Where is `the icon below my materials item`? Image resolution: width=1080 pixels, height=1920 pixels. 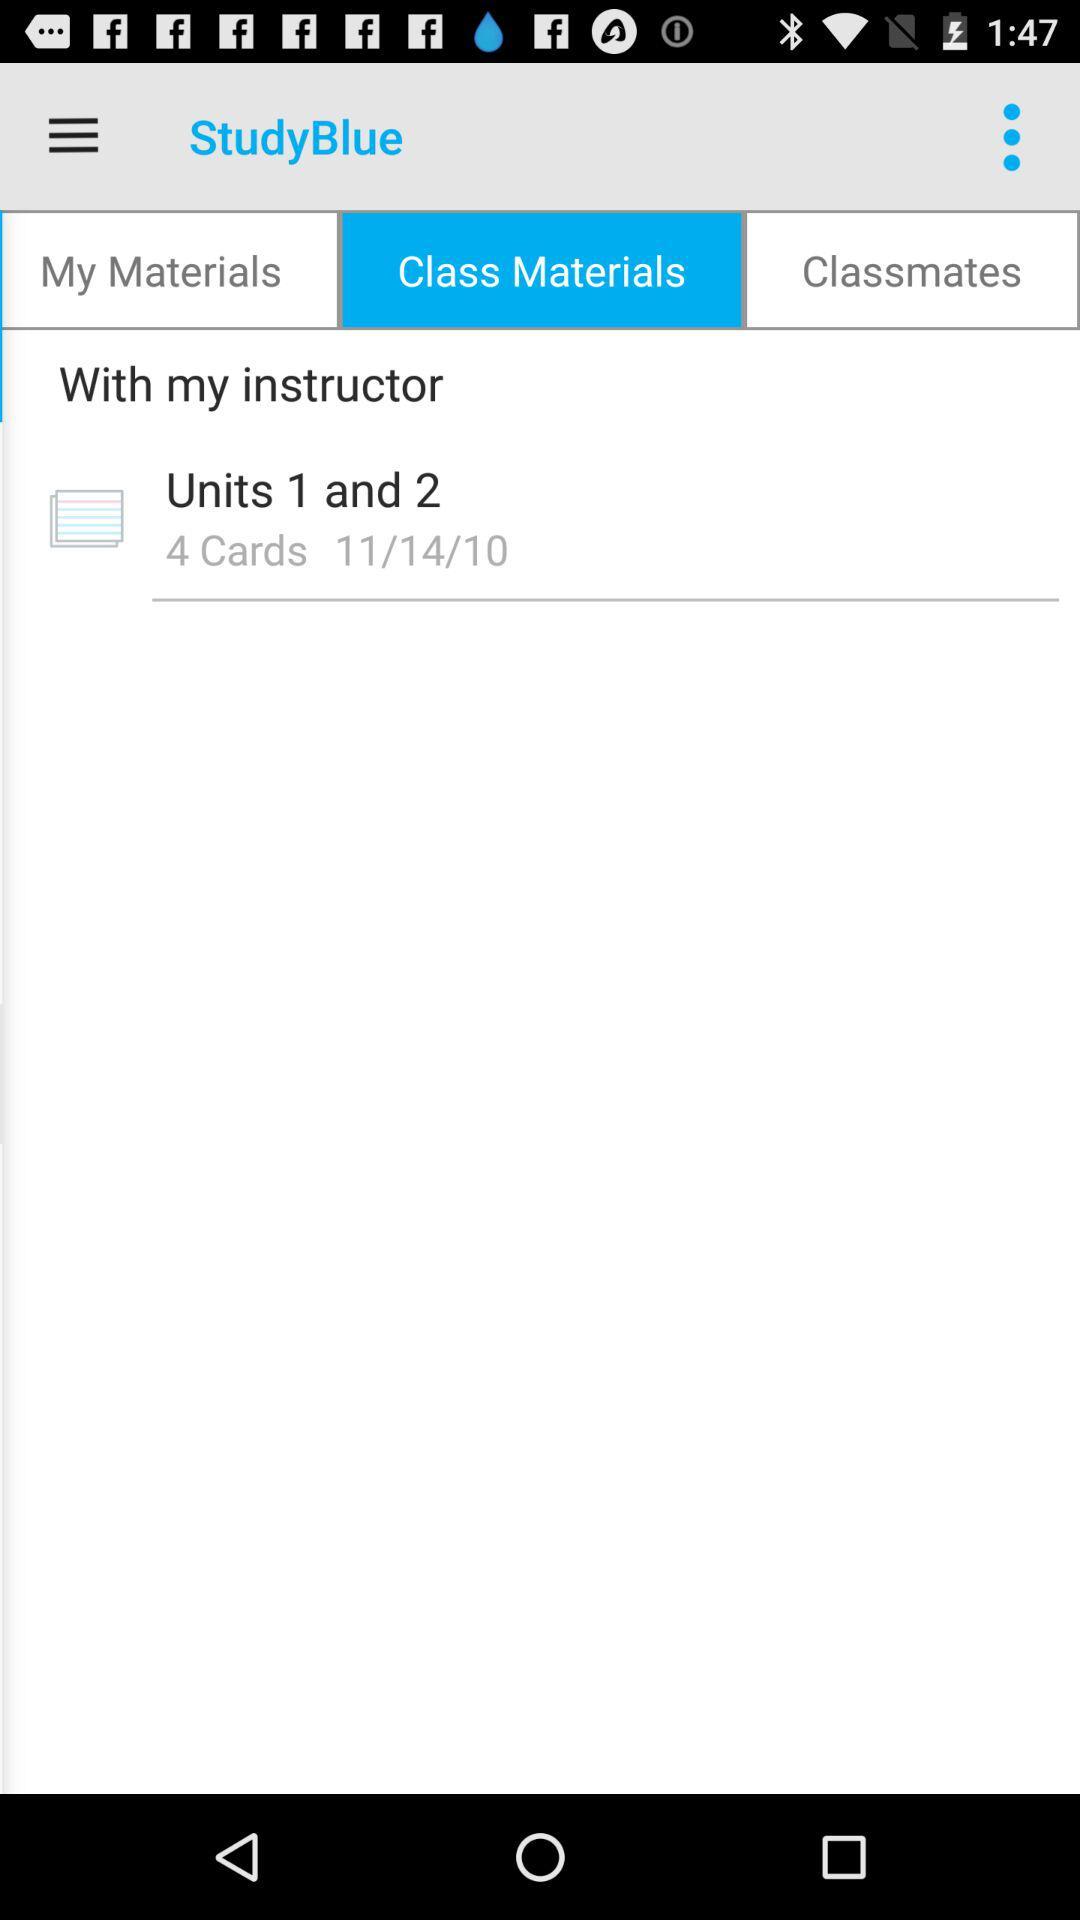
the icon below my materials item is located at coordinates (532, 382).